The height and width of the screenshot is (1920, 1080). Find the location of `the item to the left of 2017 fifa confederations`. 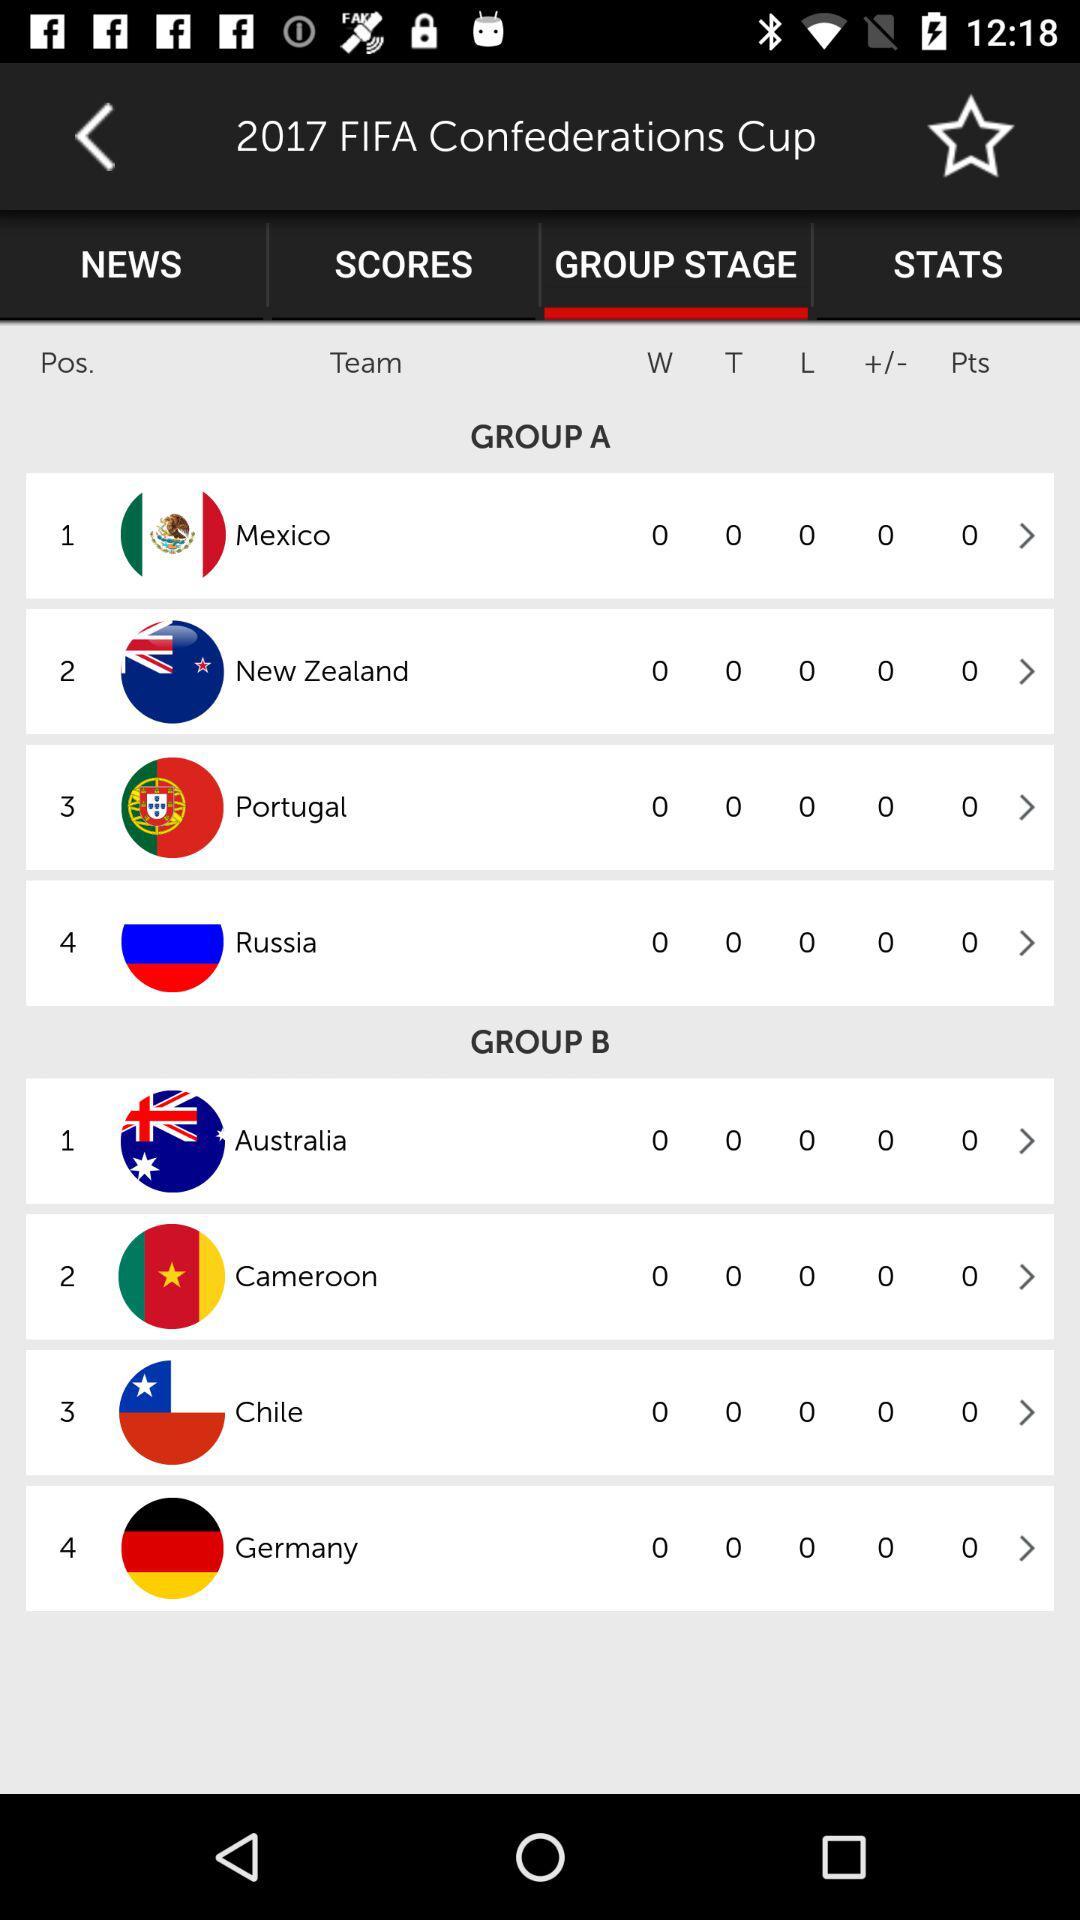

the item to the left of 2017 fifa confederations is located at coordinates (94, 135).